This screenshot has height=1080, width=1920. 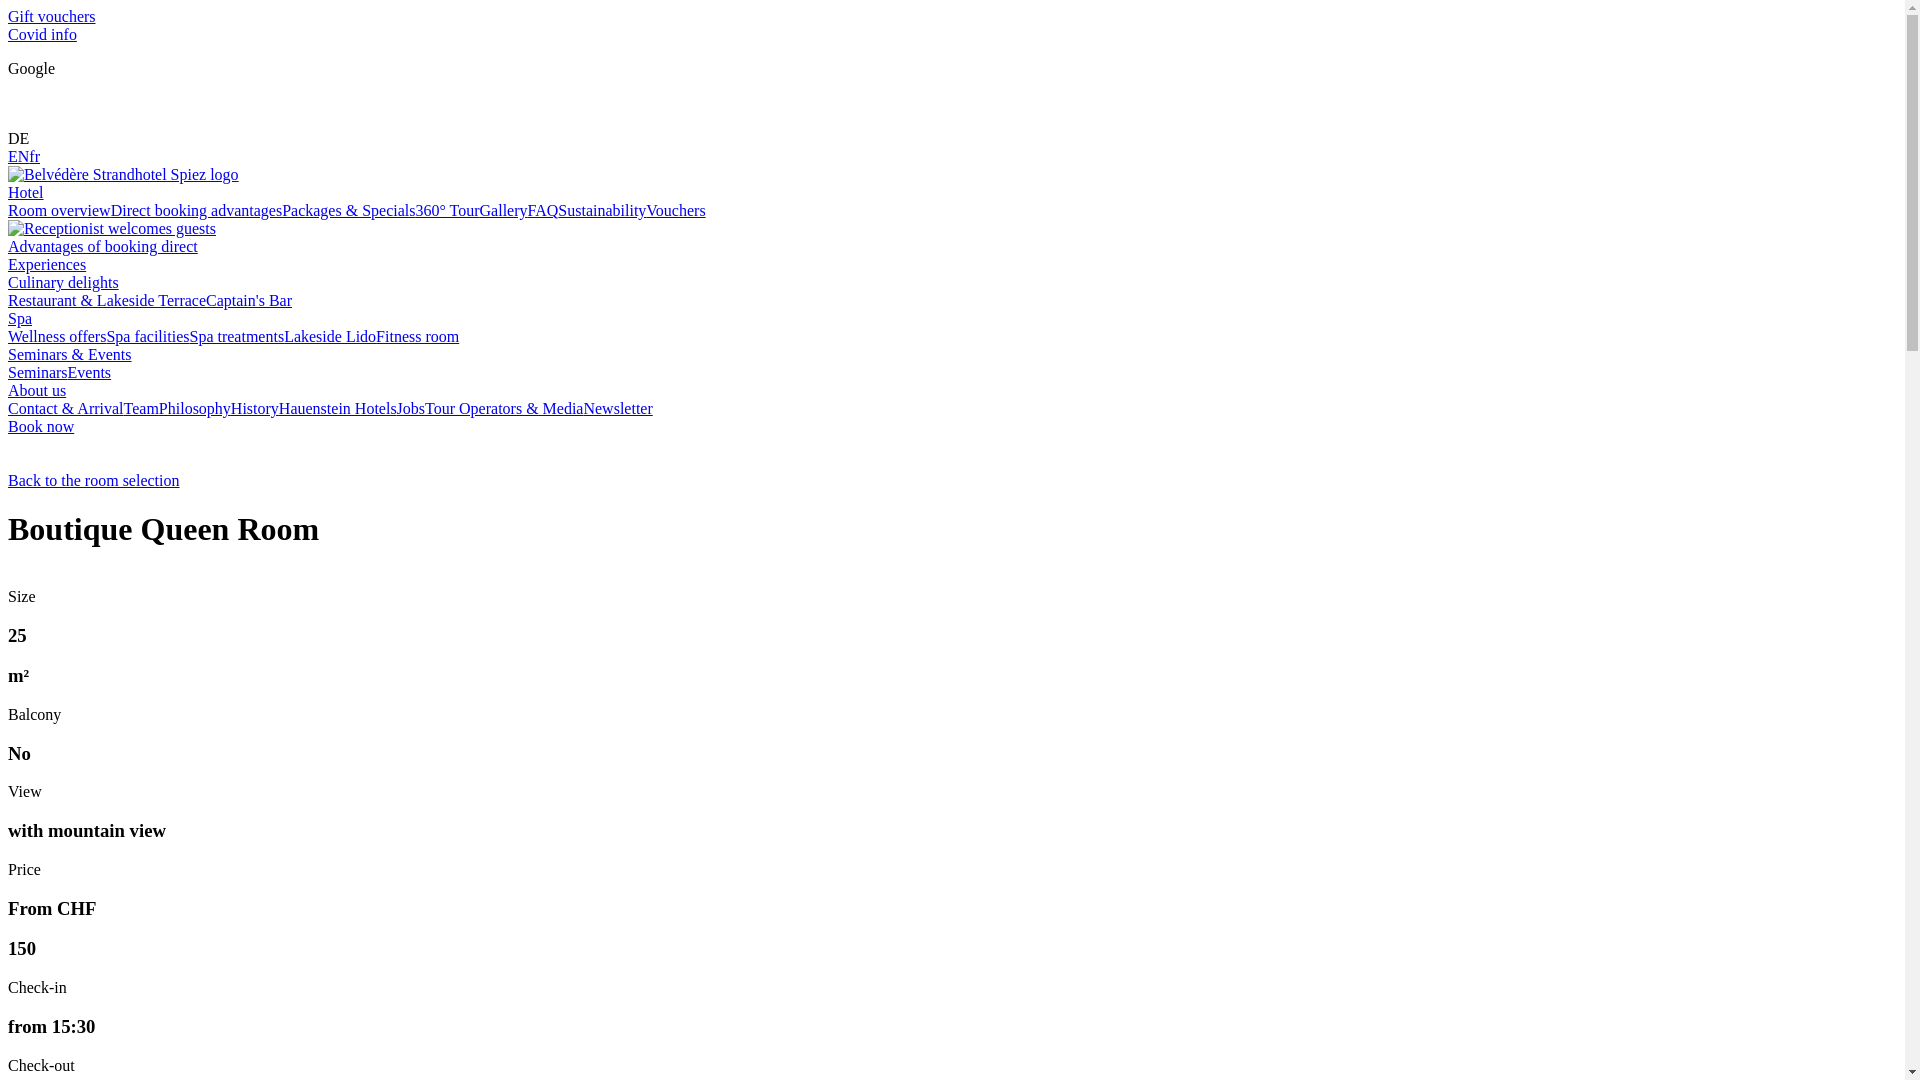 What do you see at coordinates (59, 210) in the screenshot?
I see `'Room overview'` at bounding box center [59, 210].